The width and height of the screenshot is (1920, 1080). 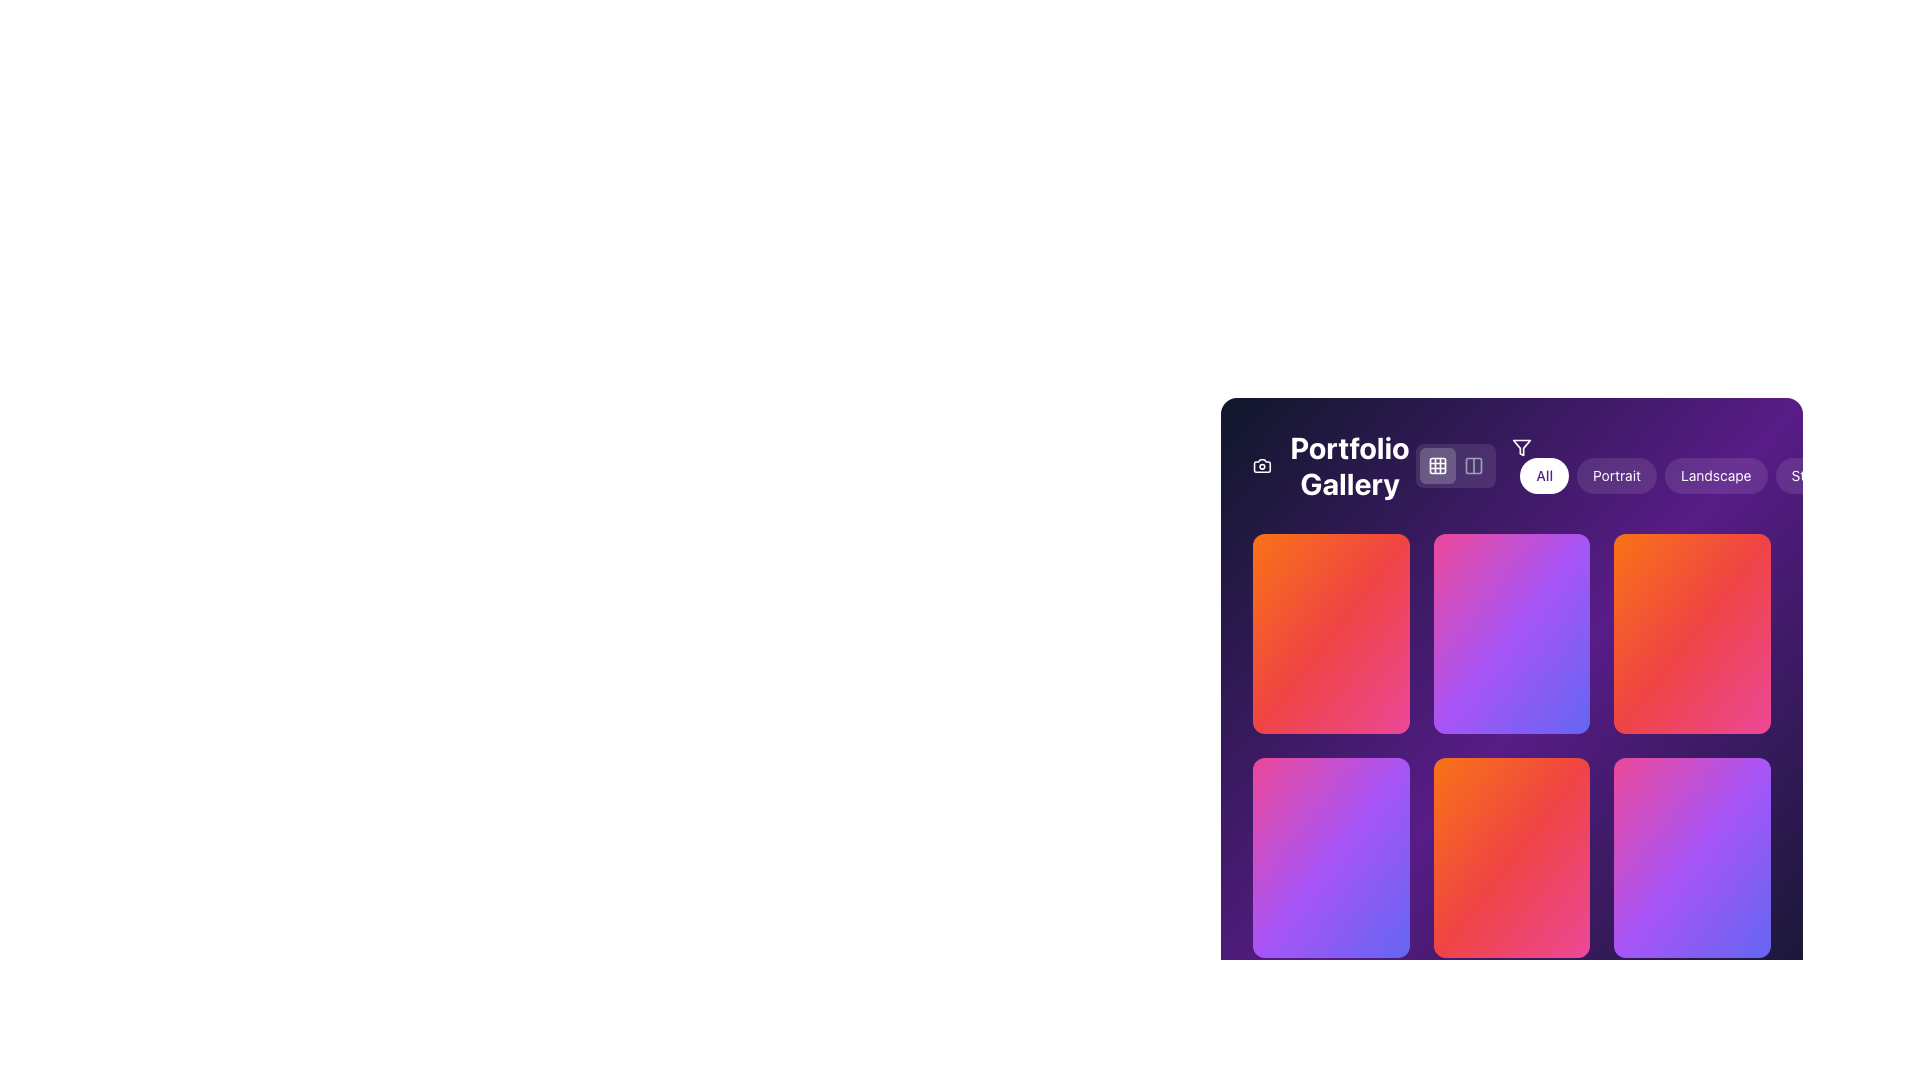 I want to click on the button or toggle icon for UI control that likely toggles to a columns view, positioned in the upper interface bar, to the left of the filter icon and to the right of the grid layout icon, so click(x=1474, y=466).